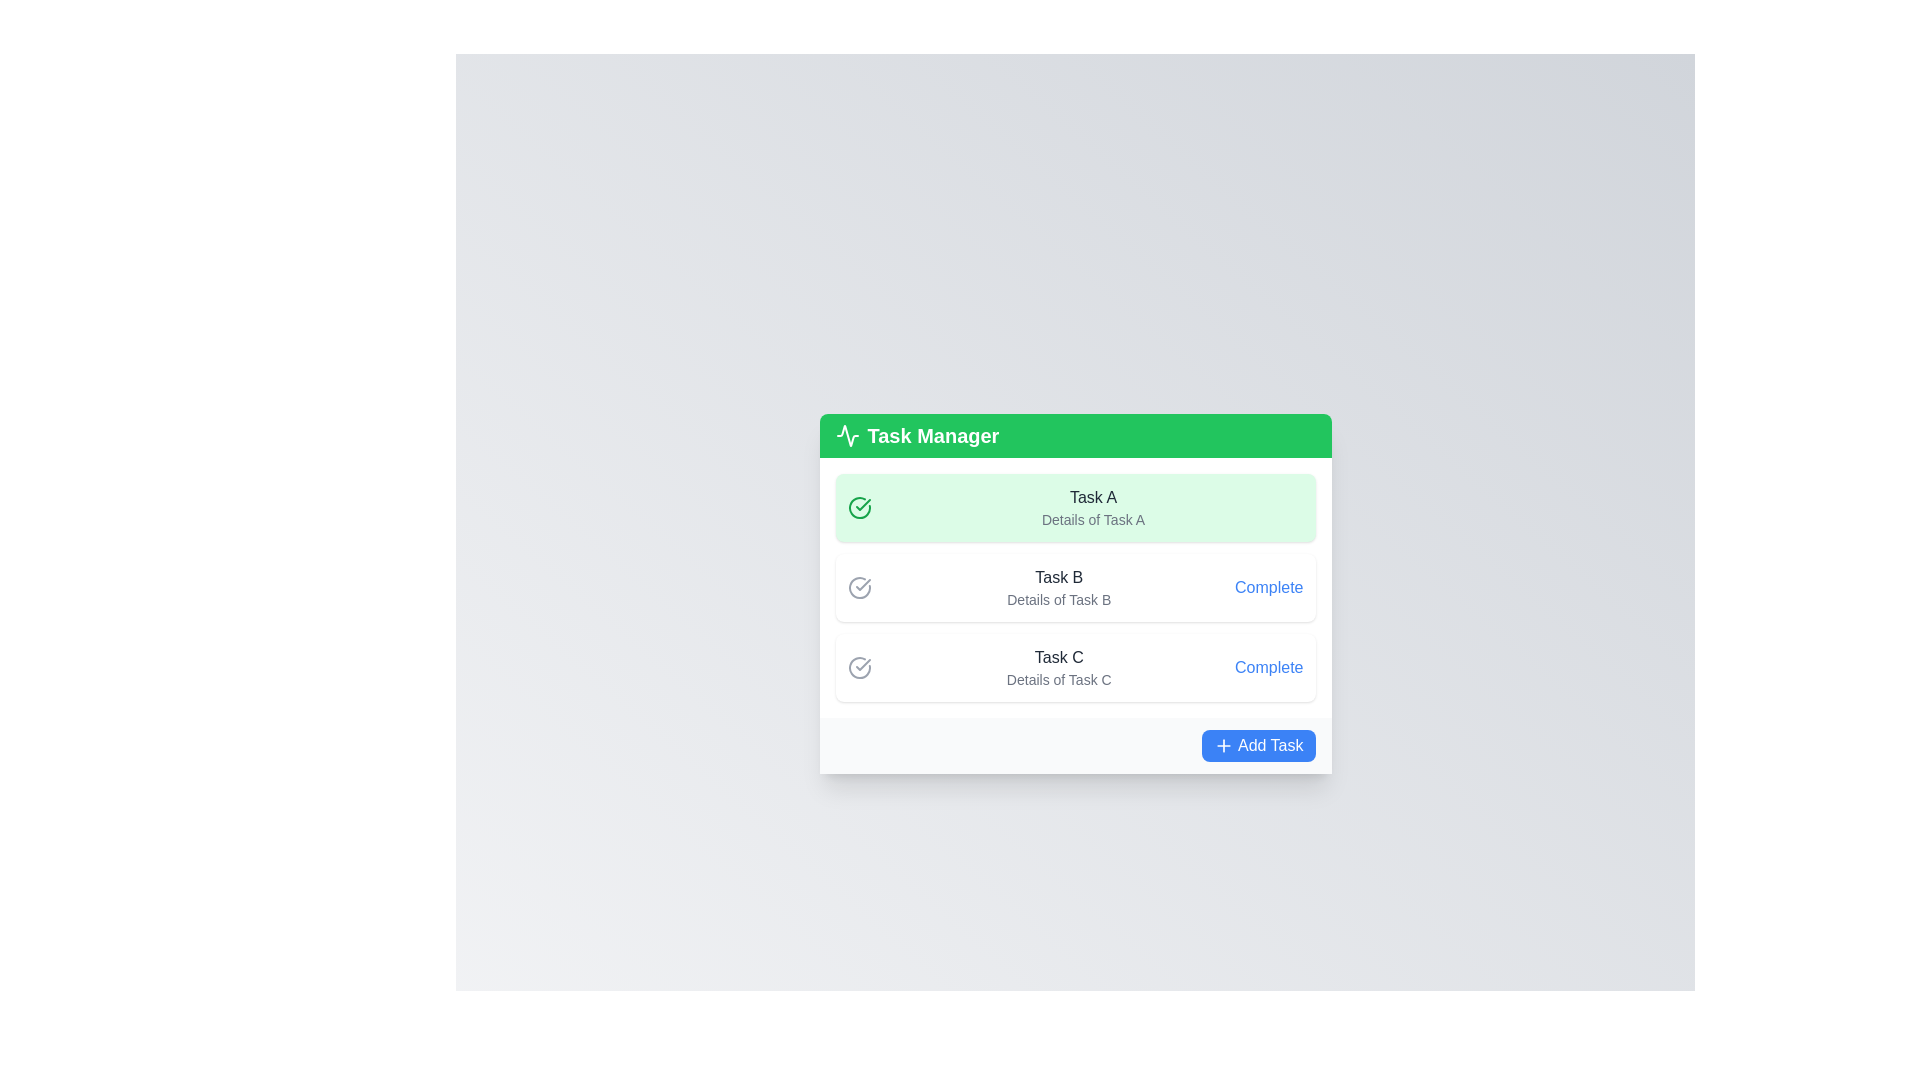 The width and height of the screenshot is (1920, 1080). Describe the element at coordinates (863, 664) in the screenshot. I see `the completion status icon for 'Task A' located in the task manager interface, which is situated left of the task title and above its details` at that location.